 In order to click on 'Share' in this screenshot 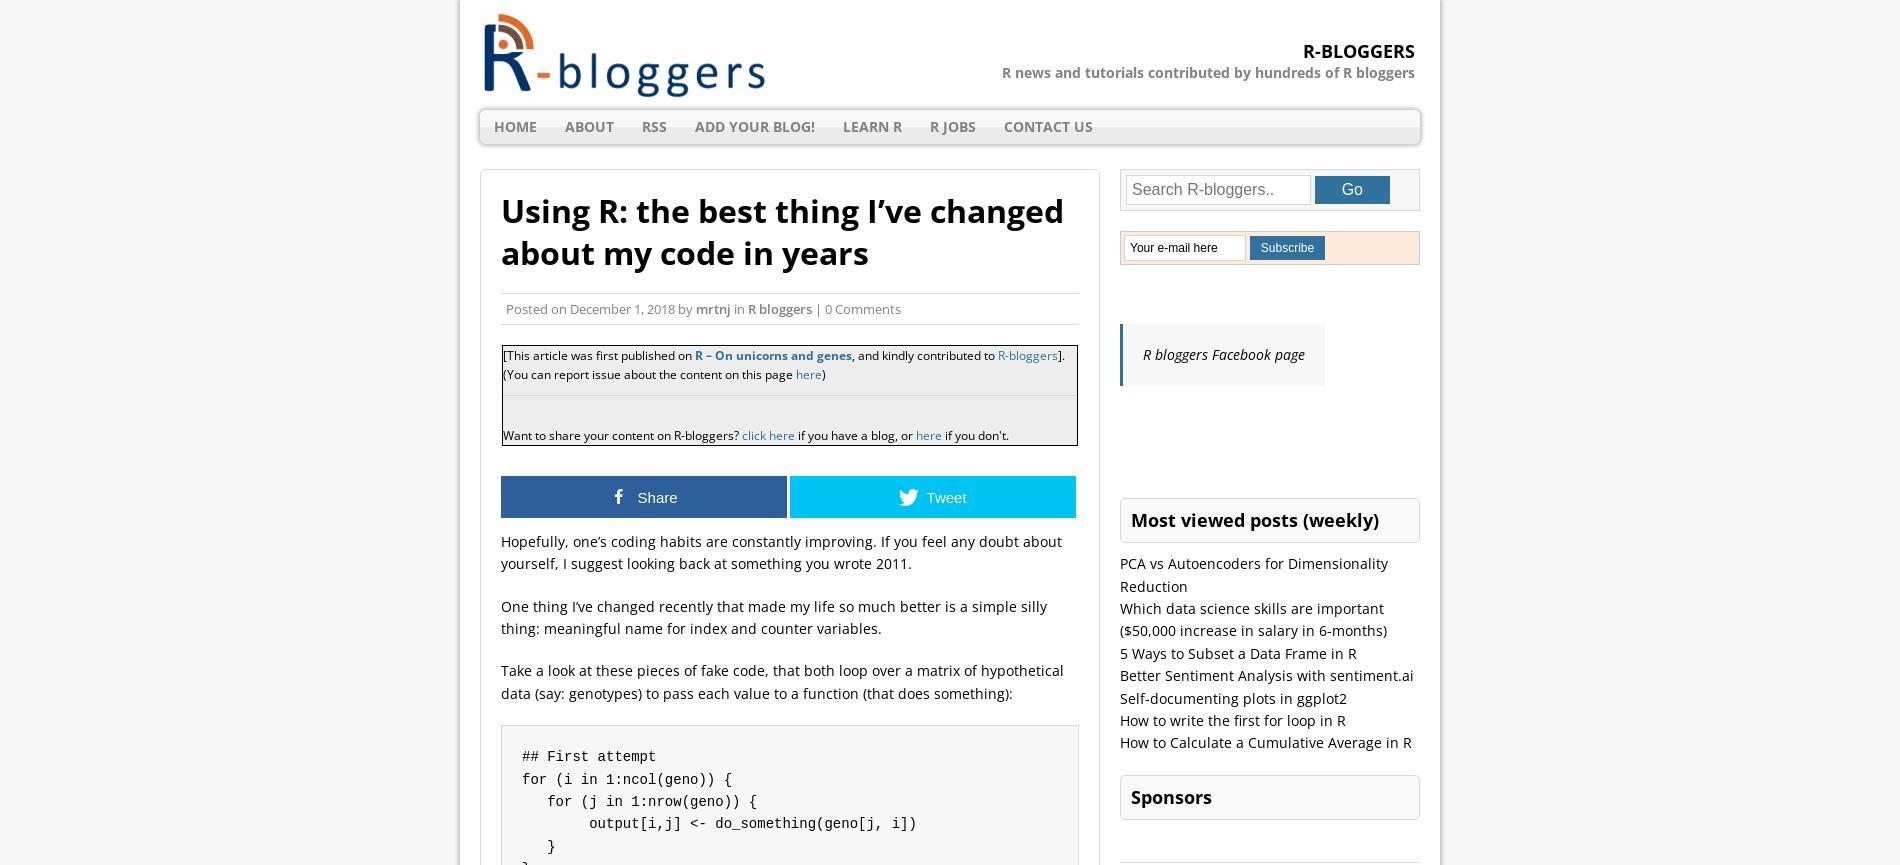, I will do `click(657, 495)`.